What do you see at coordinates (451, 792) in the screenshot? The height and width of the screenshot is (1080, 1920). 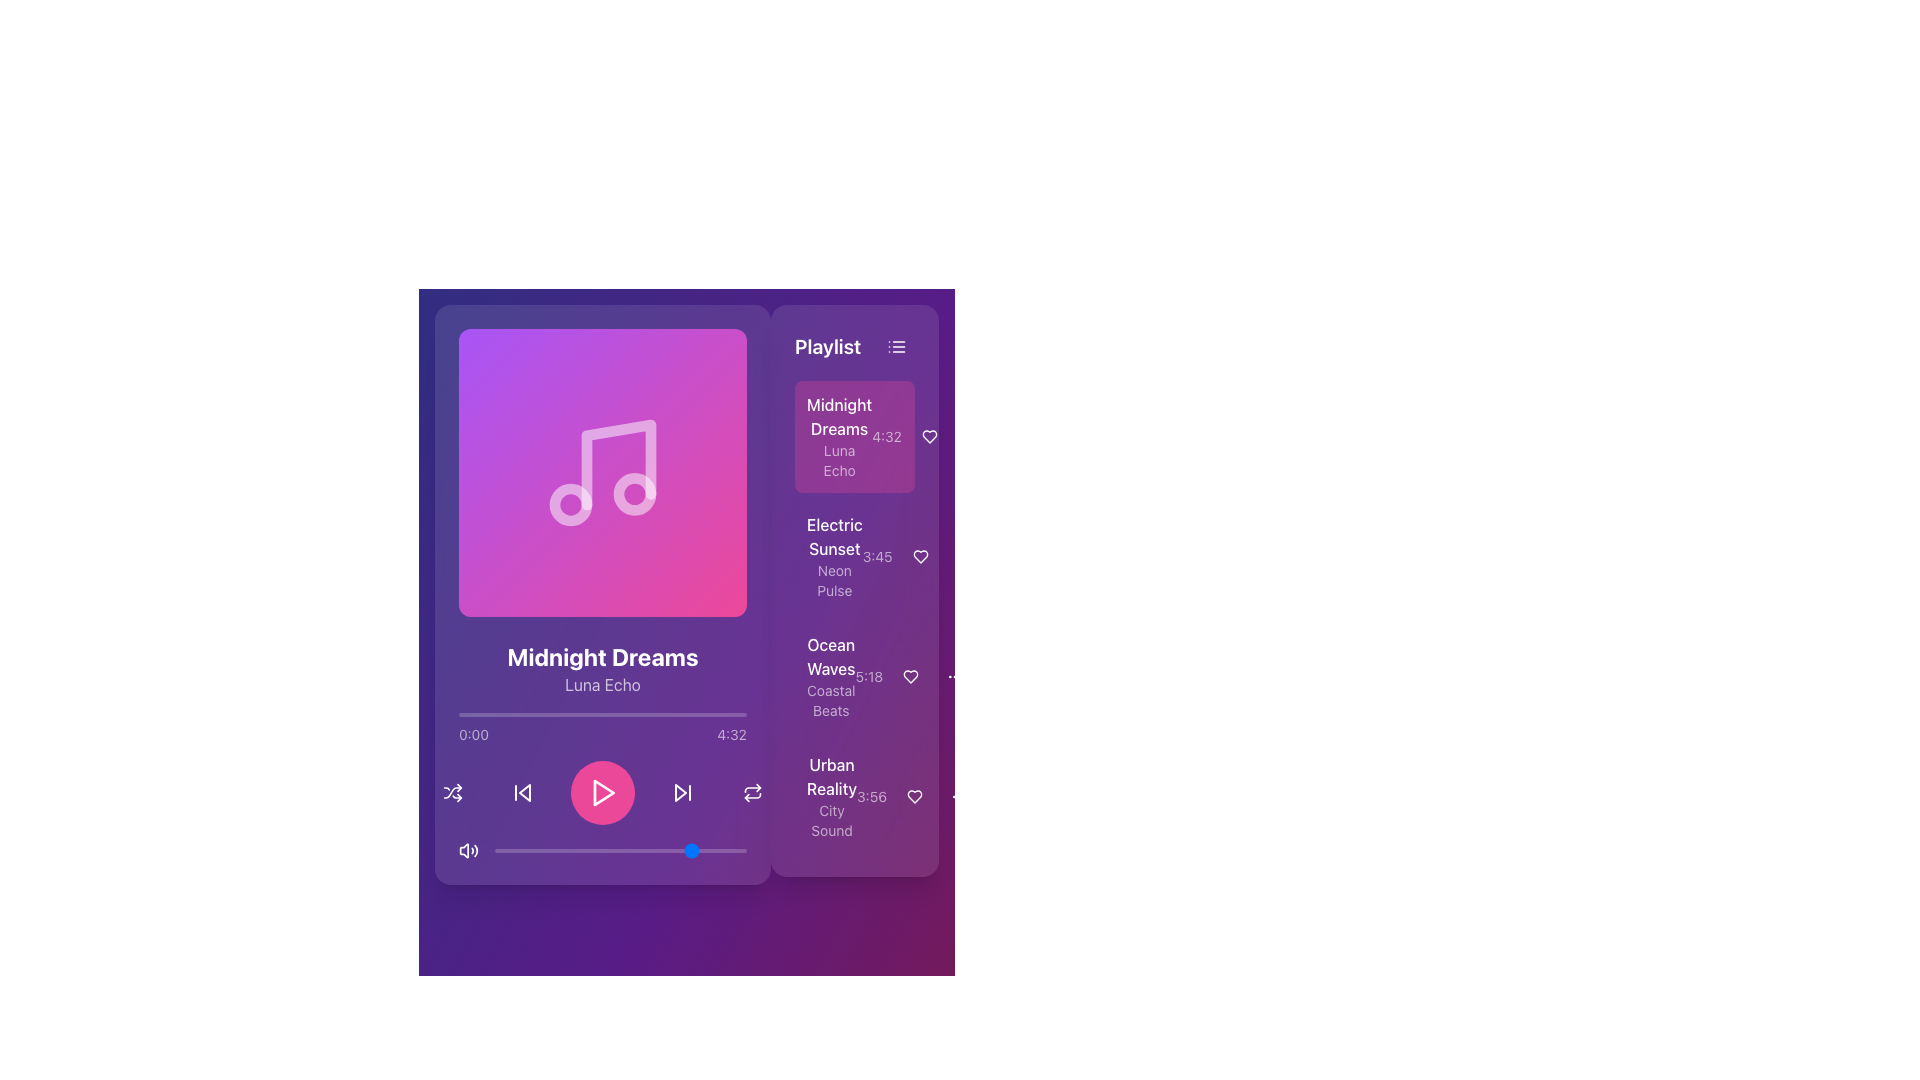 I see `the shuffle button with an SVG icon located at the bottom-right of the media player controls` at bounding box center [451, 792].